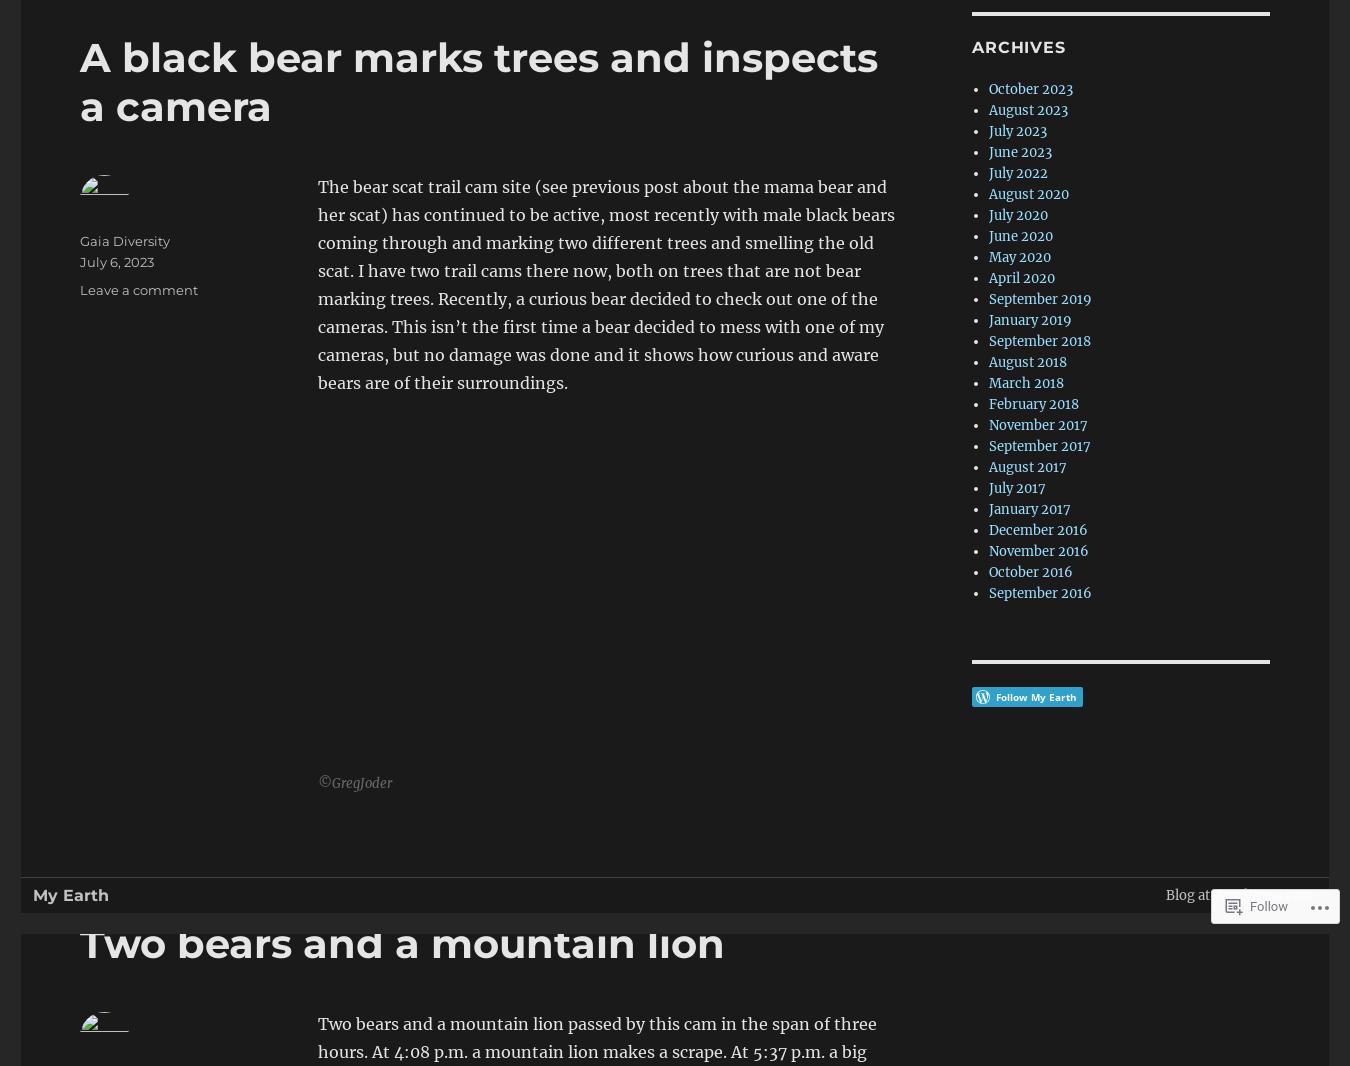 Image resolution: width=1350 pixels, height=1066 pixels. What do you see at coordinates (1030, 88) in the screenshot?
I see `'October 2023'` at bounding box center [1030, 88].